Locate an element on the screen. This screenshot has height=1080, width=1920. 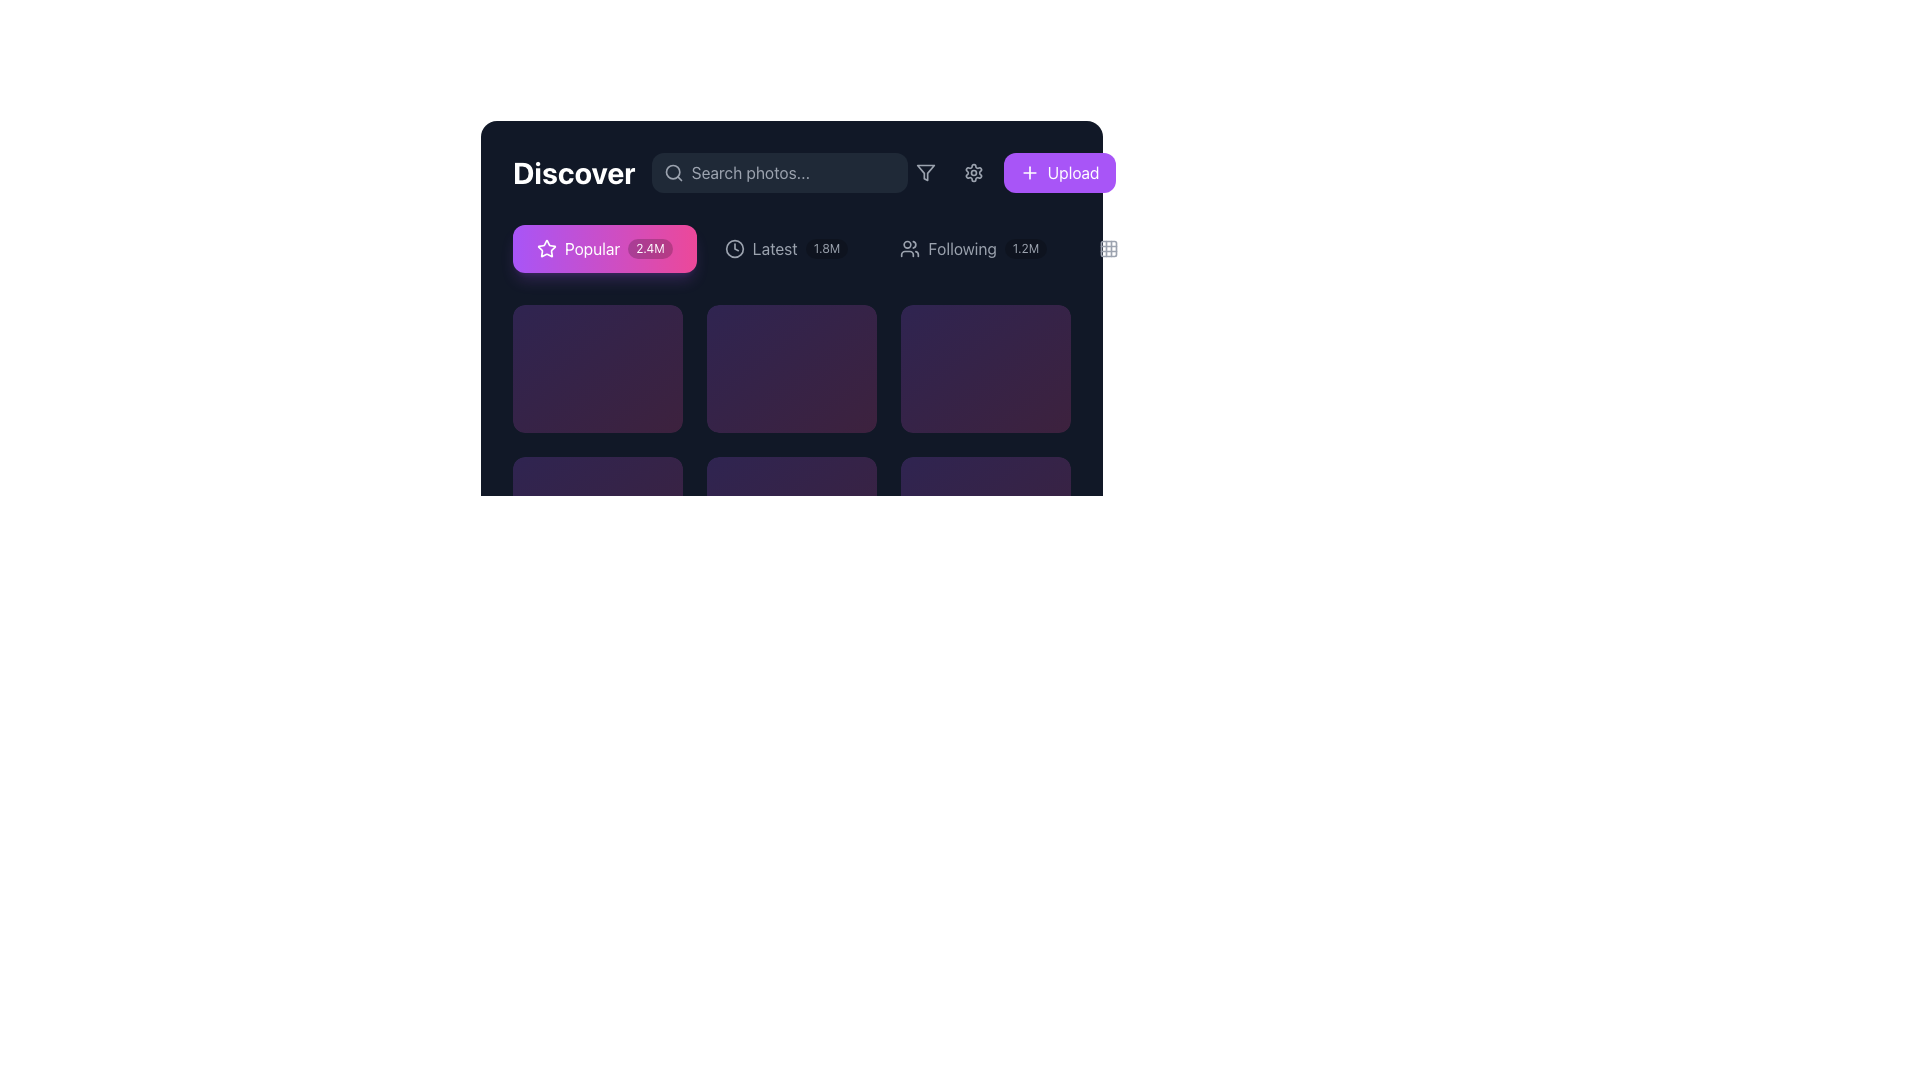
the gear-shaped icon button in the top-right corner of the dark-themed navigation bar is located at coordinates (973, 172).